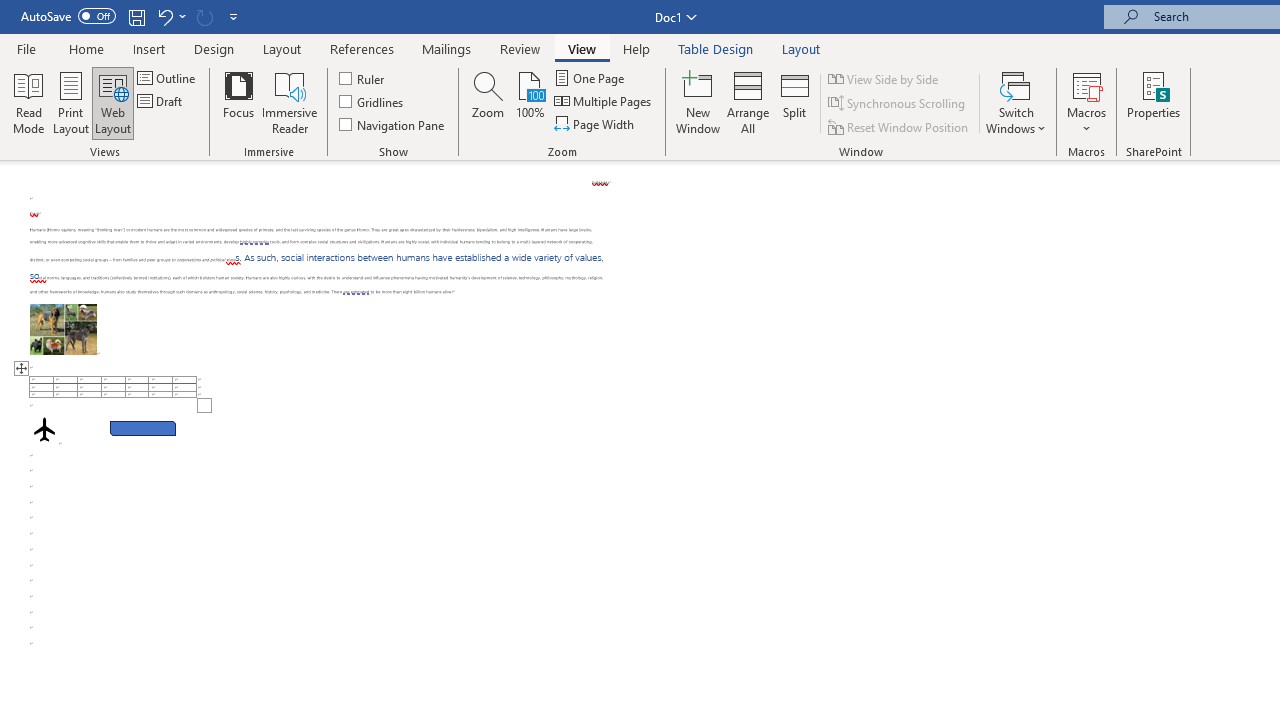 The width and height of the screenshot is (1280, 720). What do you see at coordinates (794, 103) in the screenshot?
I see `'Split'` at bounding box center [794, 103].